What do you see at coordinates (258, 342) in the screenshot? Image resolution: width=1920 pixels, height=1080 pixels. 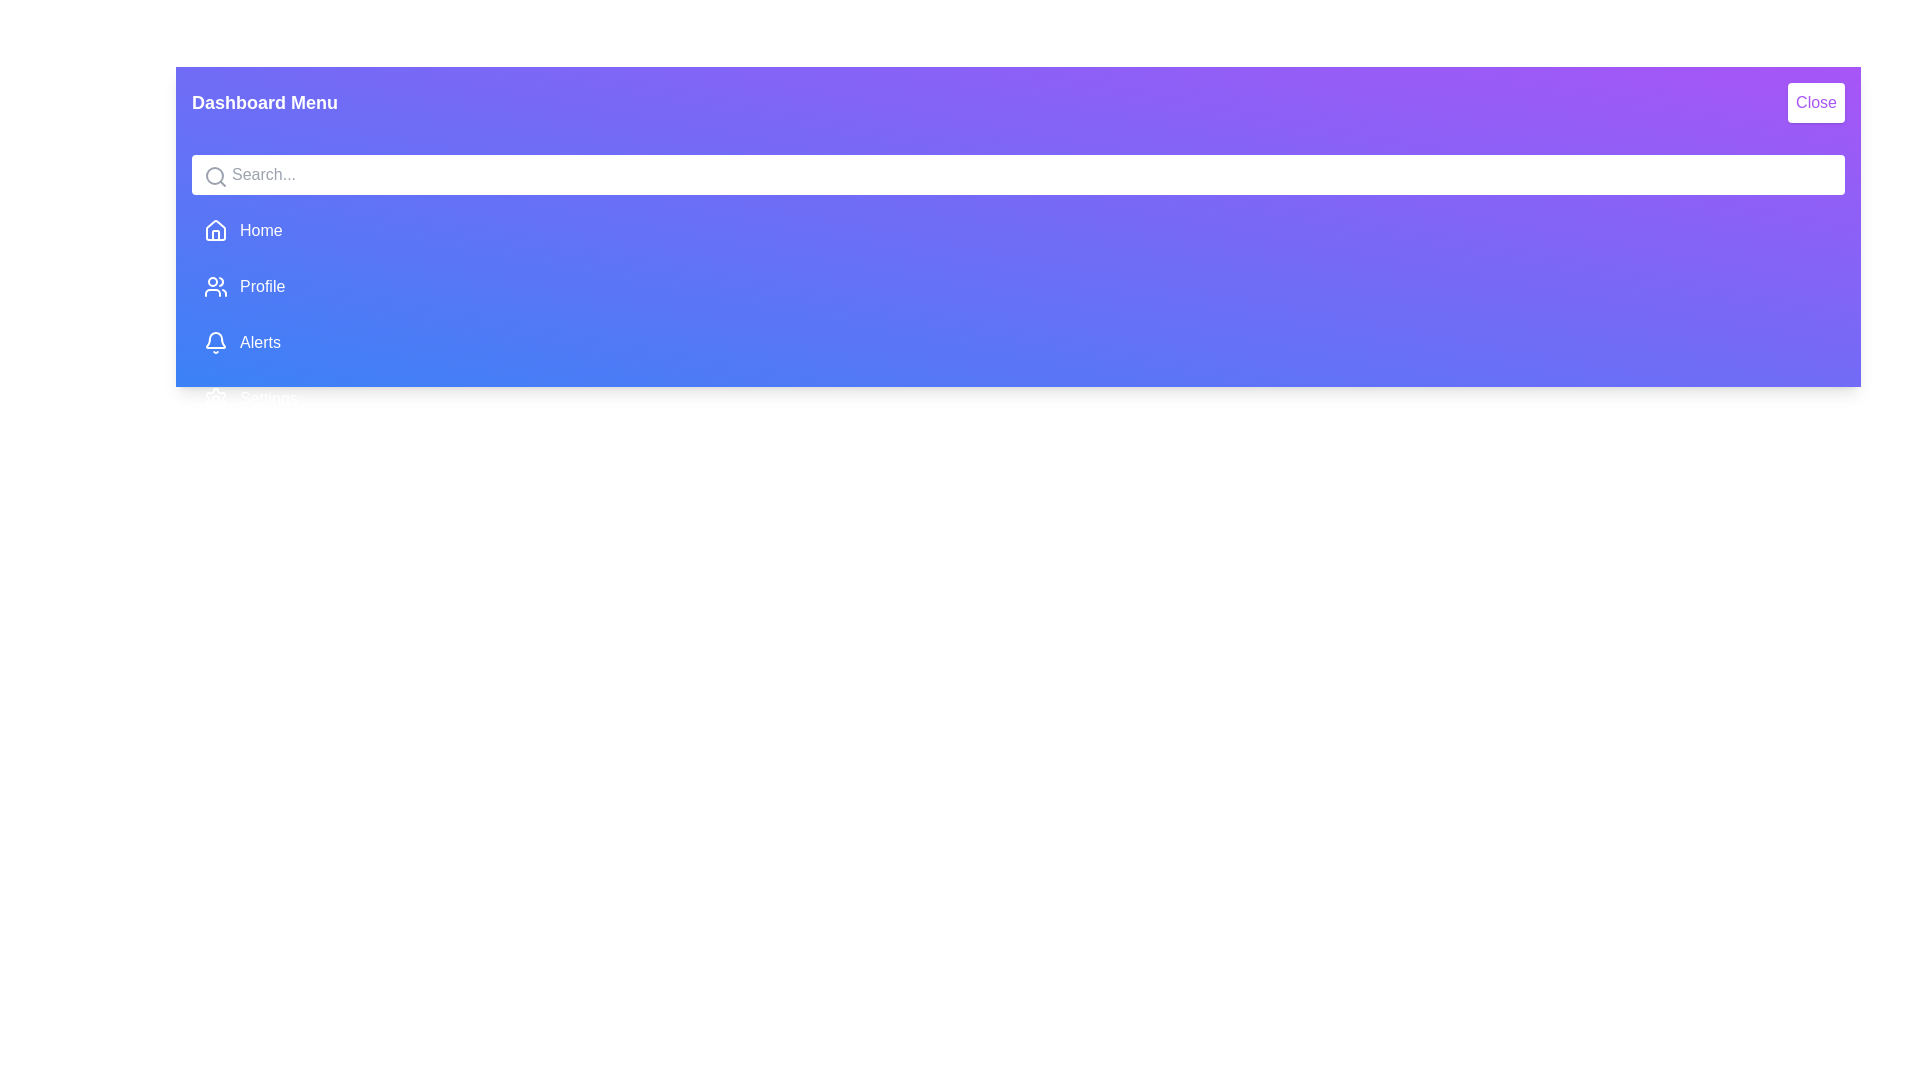 I see `the 'Alerts' text label, which is displayed in white on a blue background, located below the 'Profile' menu item in the vertical navigation list` at bounding box center [258, 342].